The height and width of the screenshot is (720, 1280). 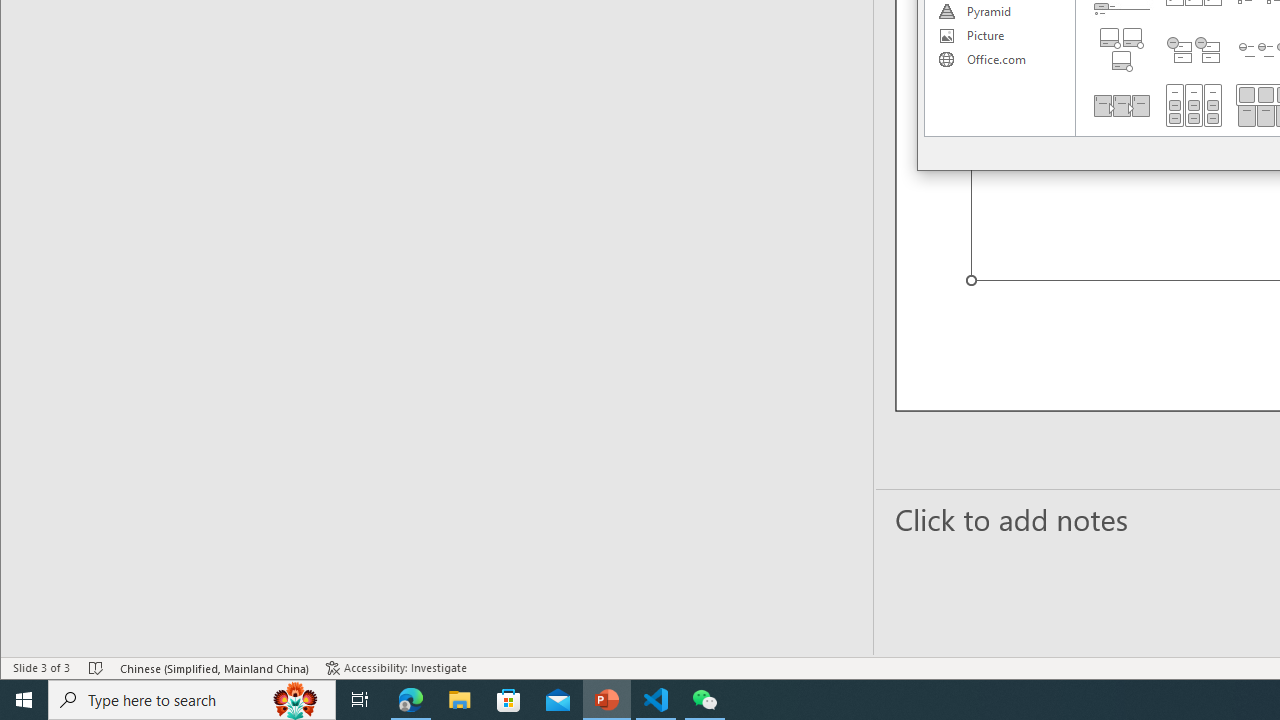 I want to click on 'Search highlights icon opens search home window', so click(x=294, y=698).